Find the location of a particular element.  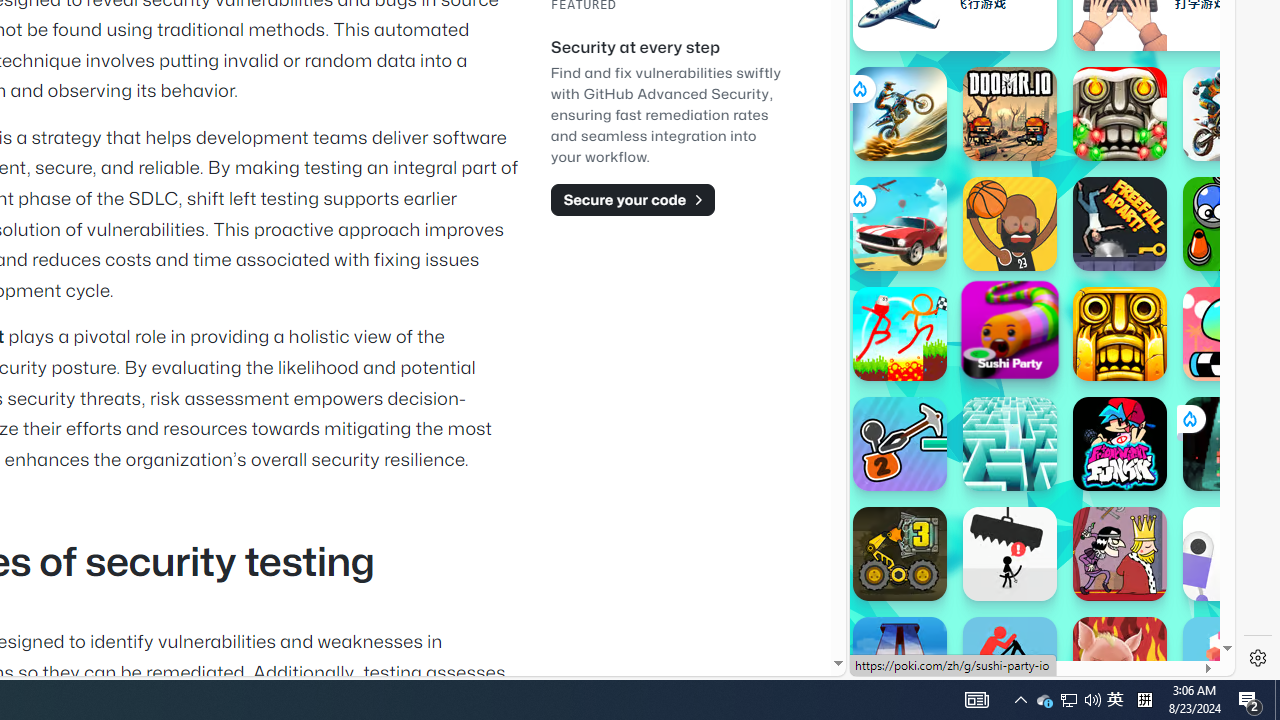

'Settings' is located at coordinates (1257, 658).